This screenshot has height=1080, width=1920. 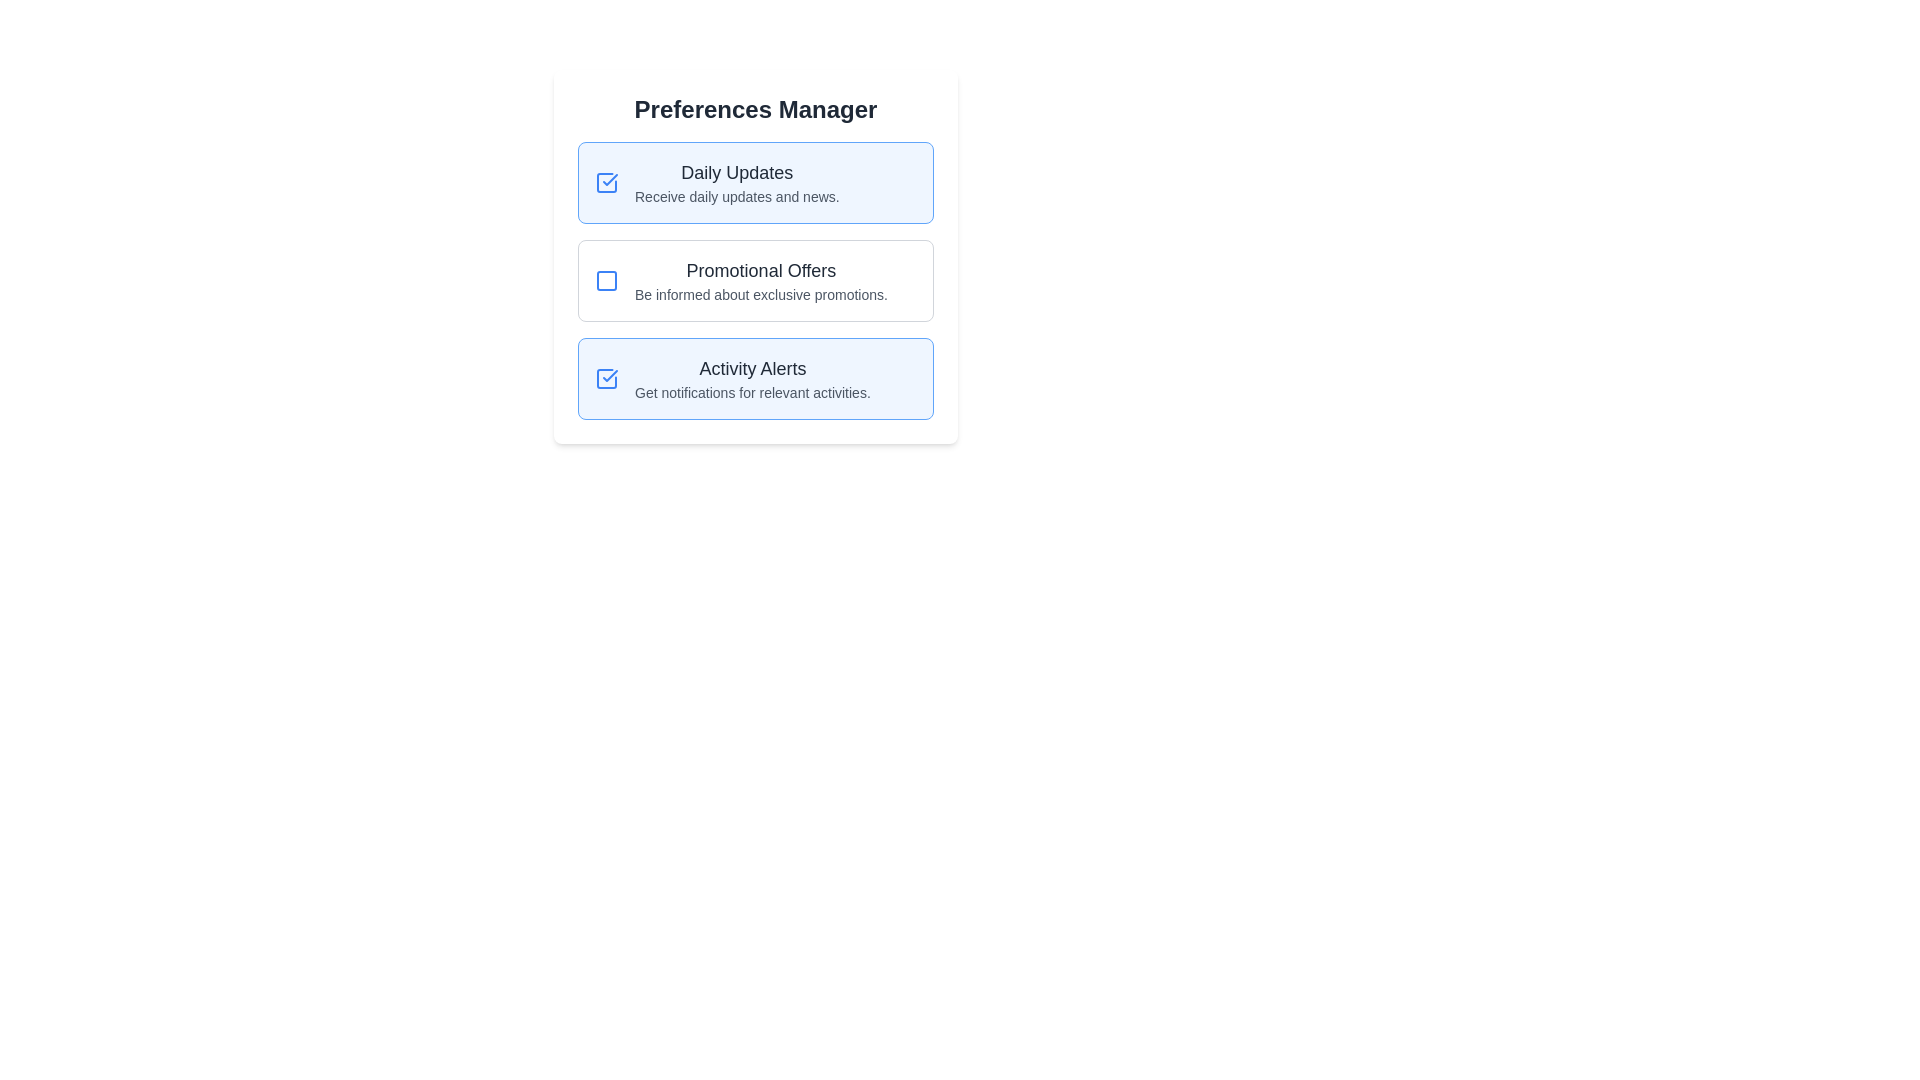 I want to click on to select the 'Activity Alerts' option card located in the third position under the 'Preferences Manager' heading, so click(x=754, y=378).